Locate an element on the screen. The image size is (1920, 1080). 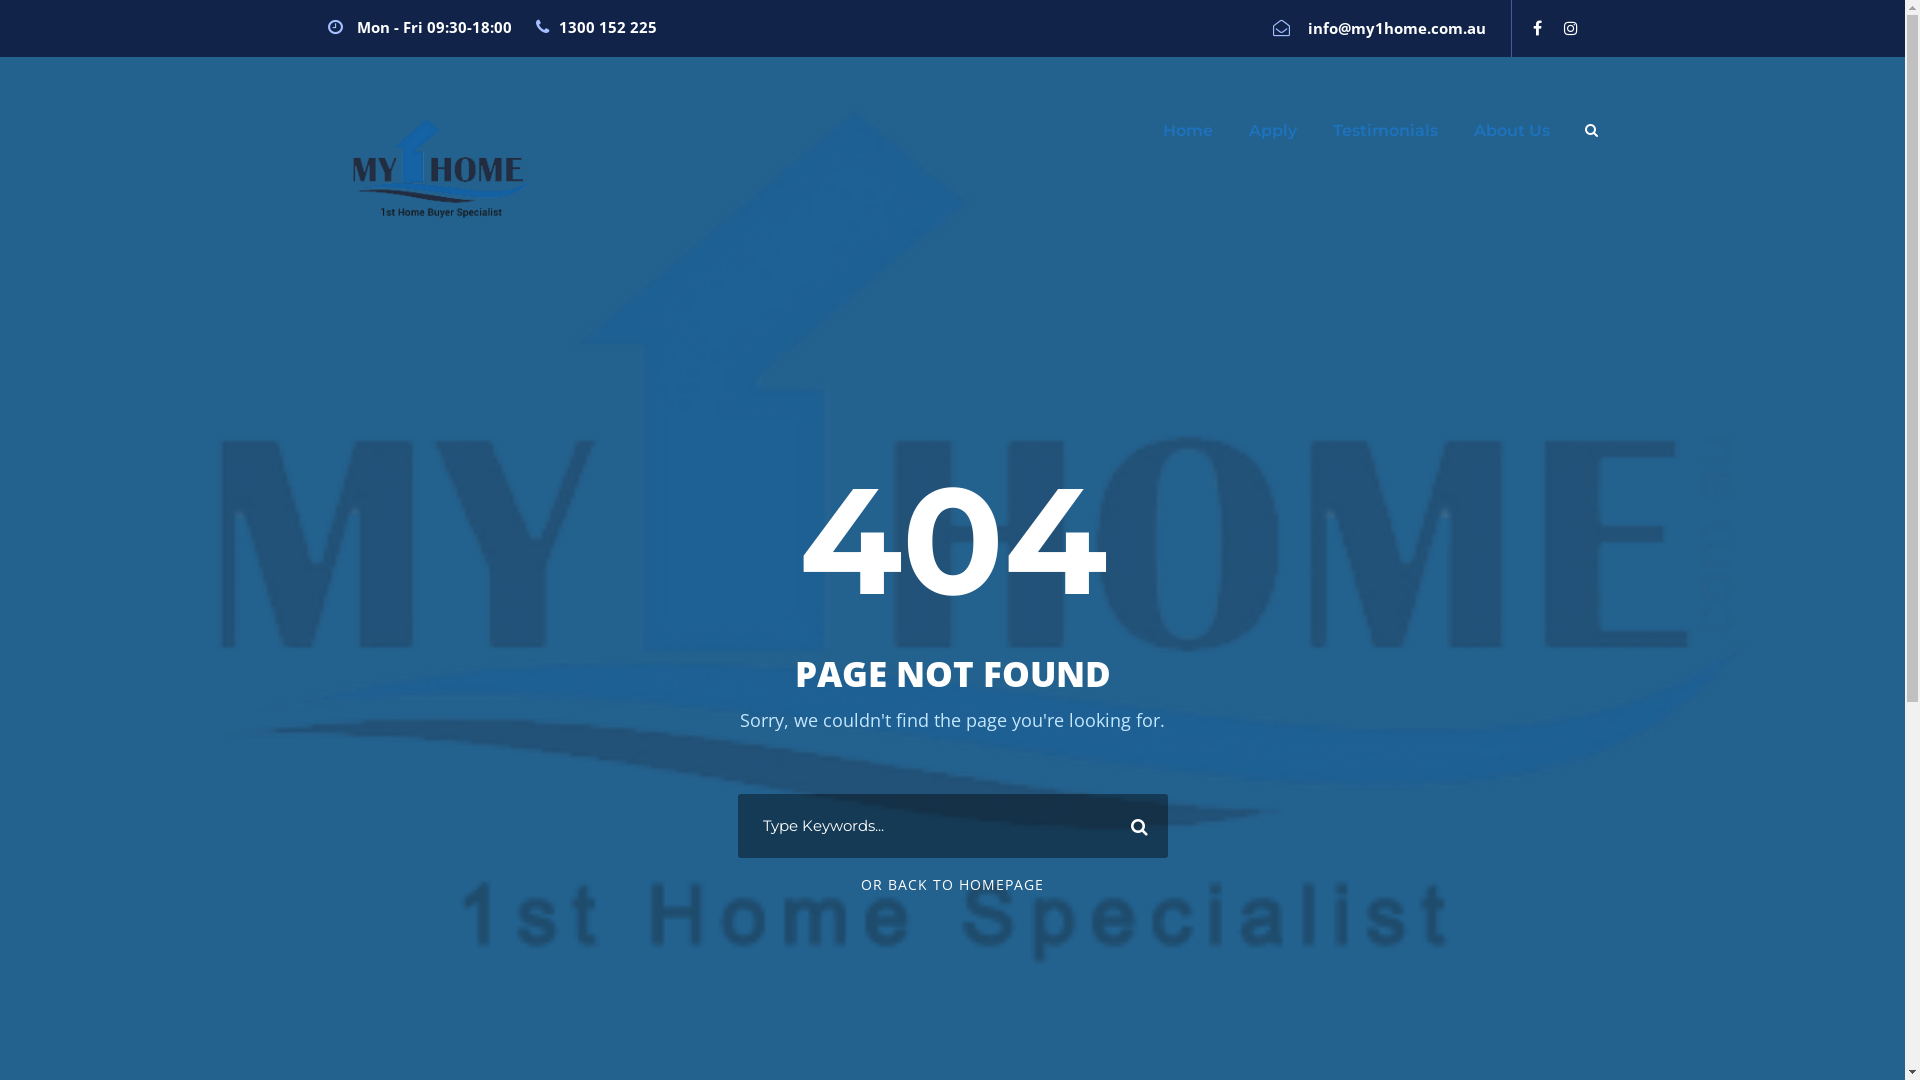
'Apply' is located at coordinates (1271, 139).